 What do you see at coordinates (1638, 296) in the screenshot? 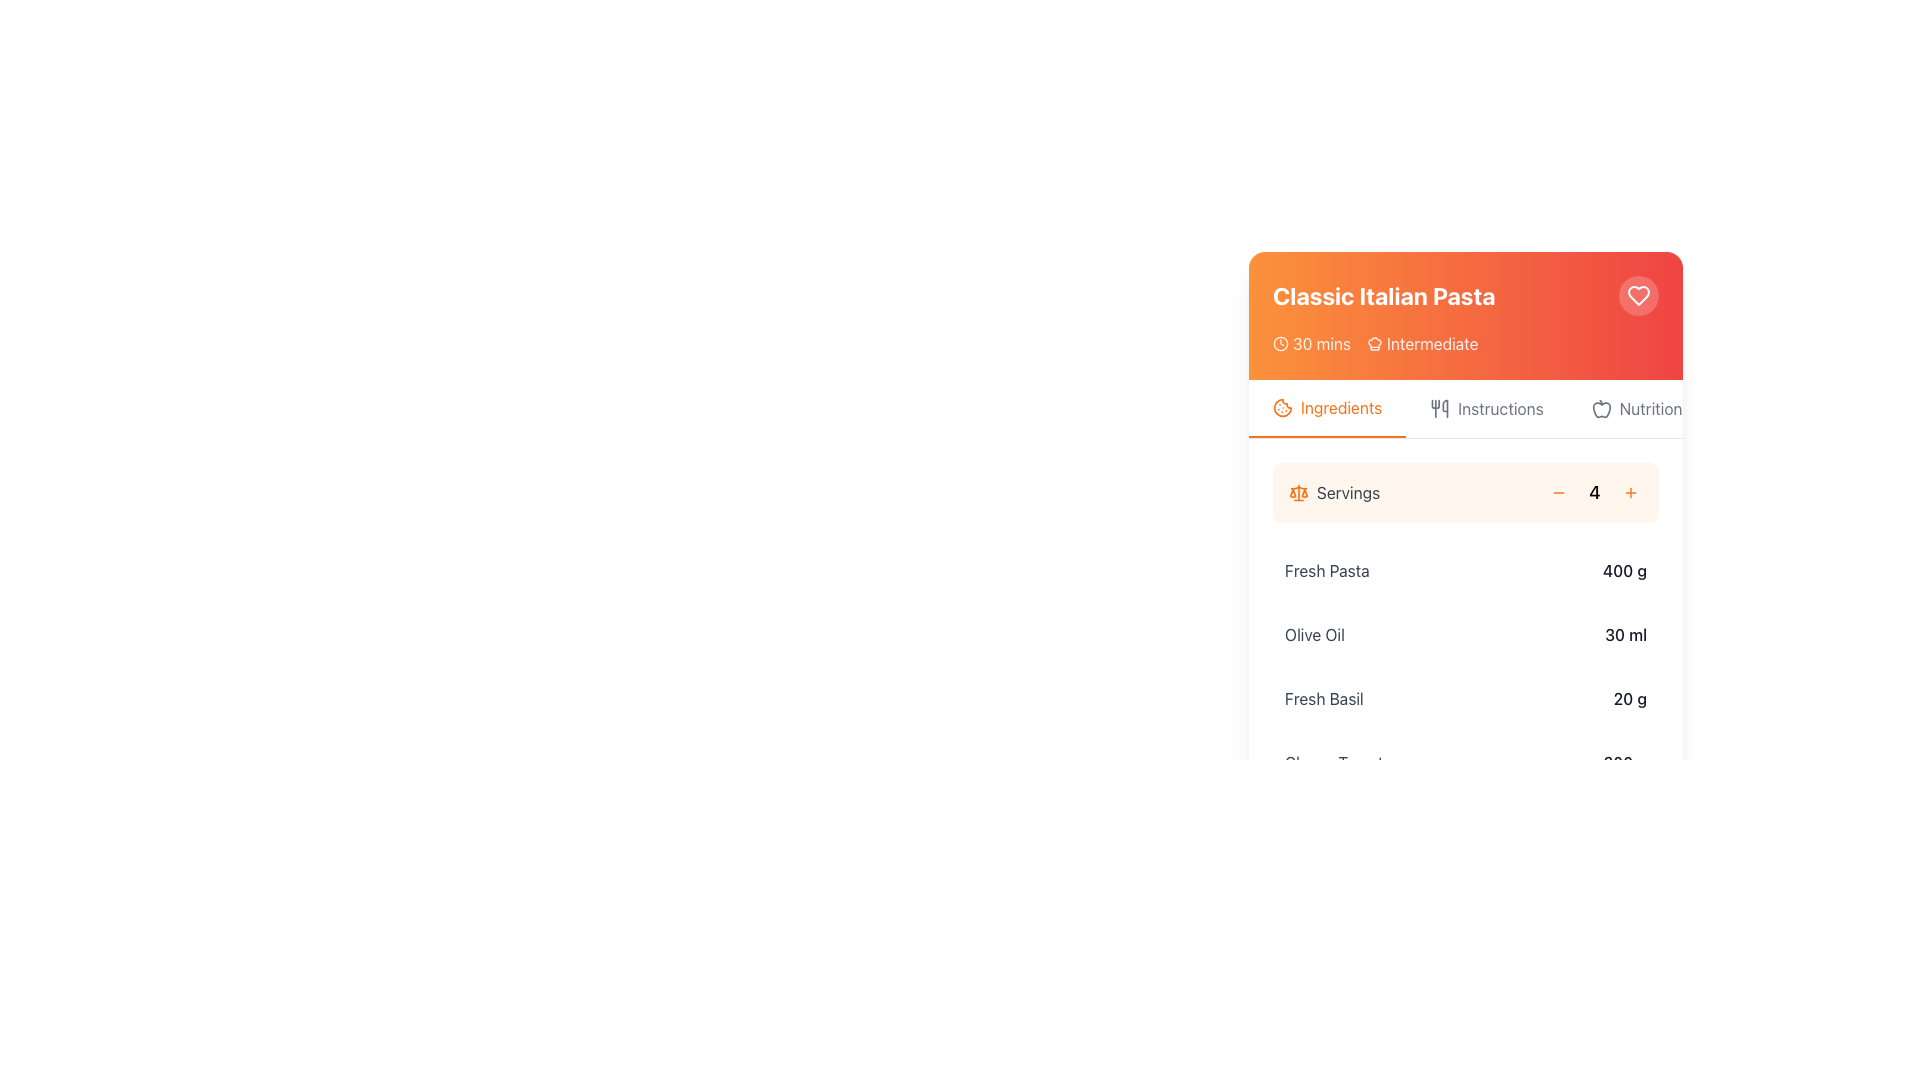
I see `the favorite icon button` at bounding box center [1638, 296].